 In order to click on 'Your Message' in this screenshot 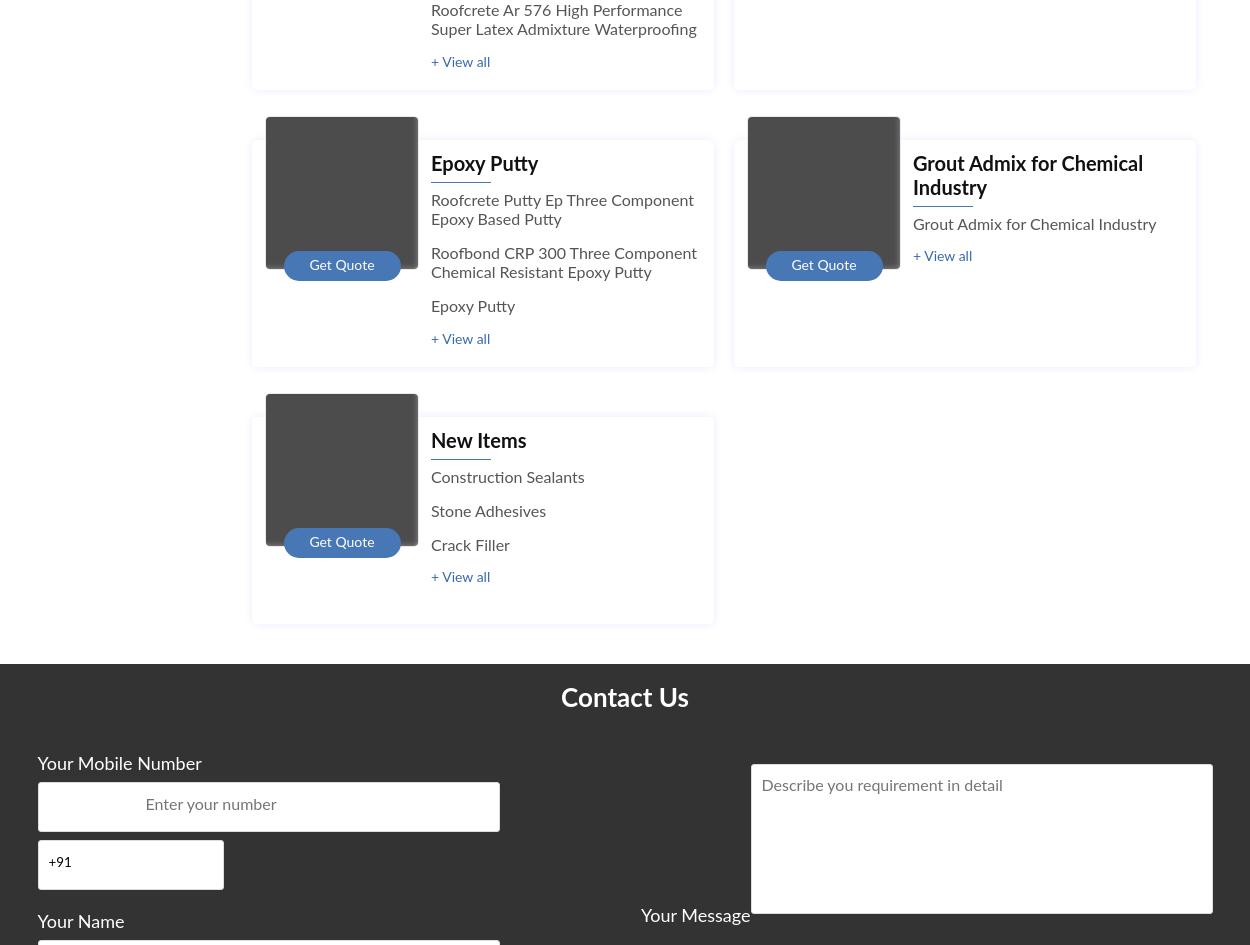, I will do `click(694, 914)`.